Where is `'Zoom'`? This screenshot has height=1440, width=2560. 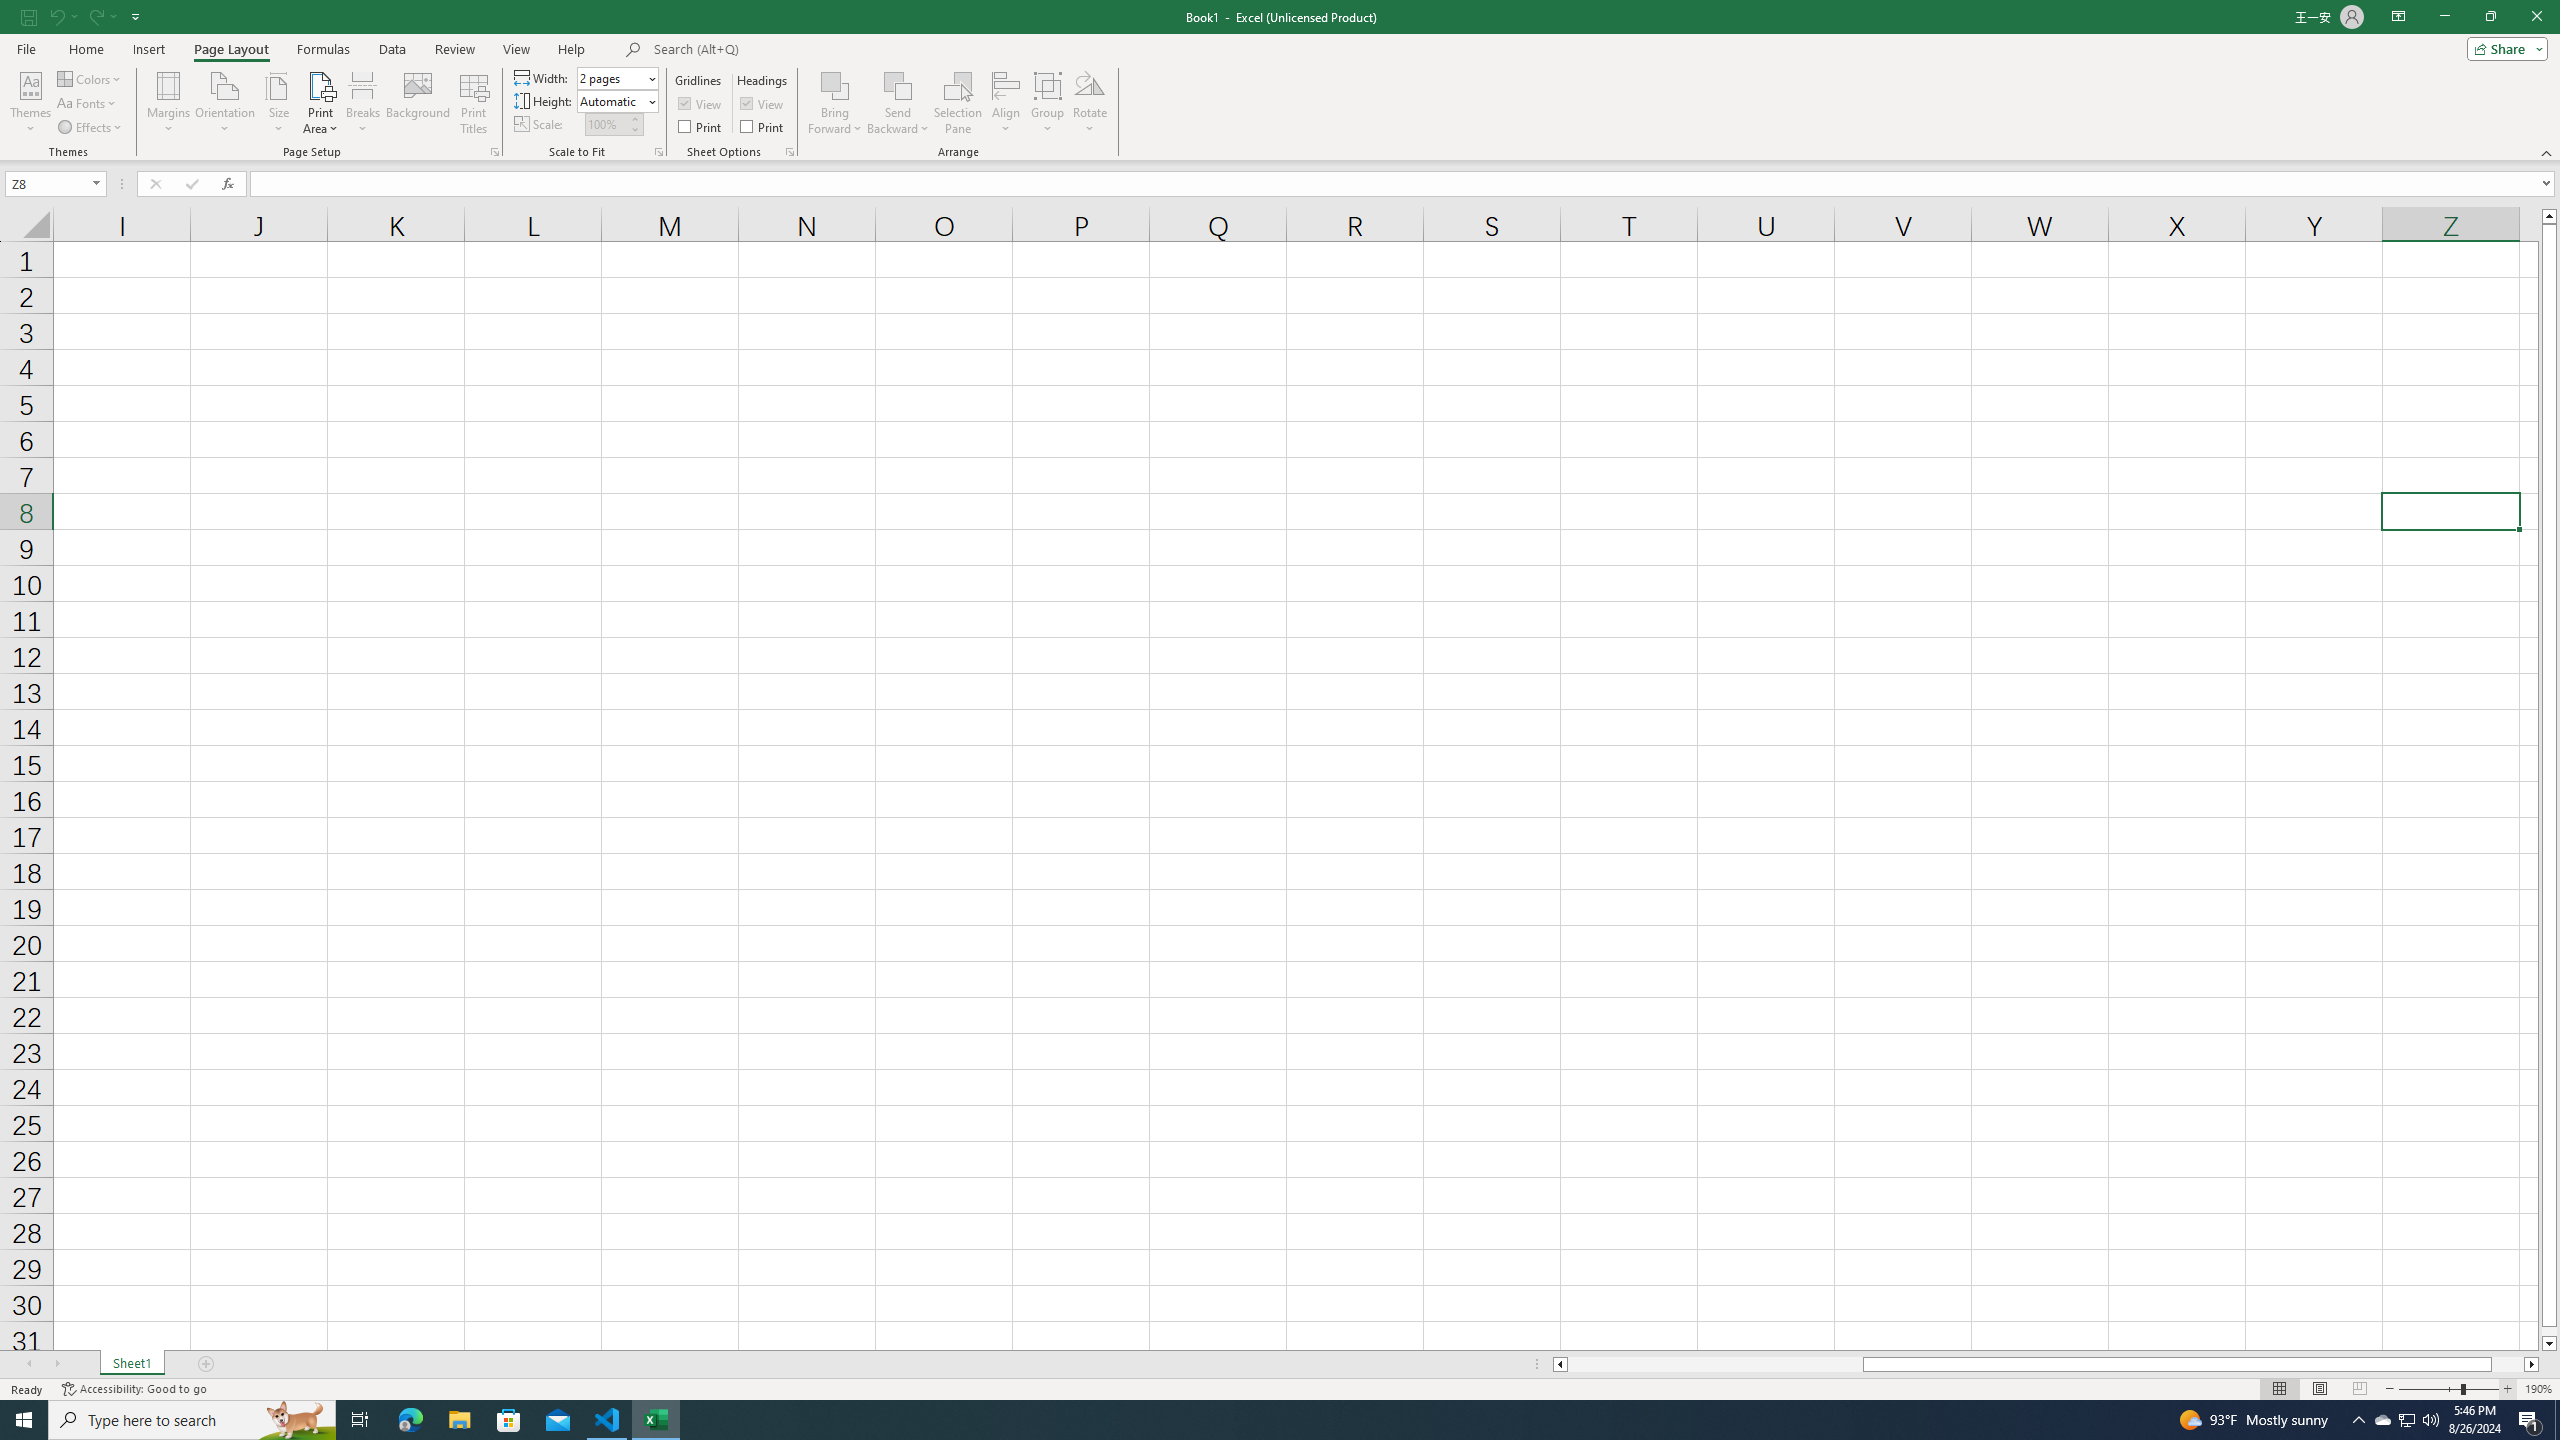
'Zoom' is located at coordinates (2447, 1389).